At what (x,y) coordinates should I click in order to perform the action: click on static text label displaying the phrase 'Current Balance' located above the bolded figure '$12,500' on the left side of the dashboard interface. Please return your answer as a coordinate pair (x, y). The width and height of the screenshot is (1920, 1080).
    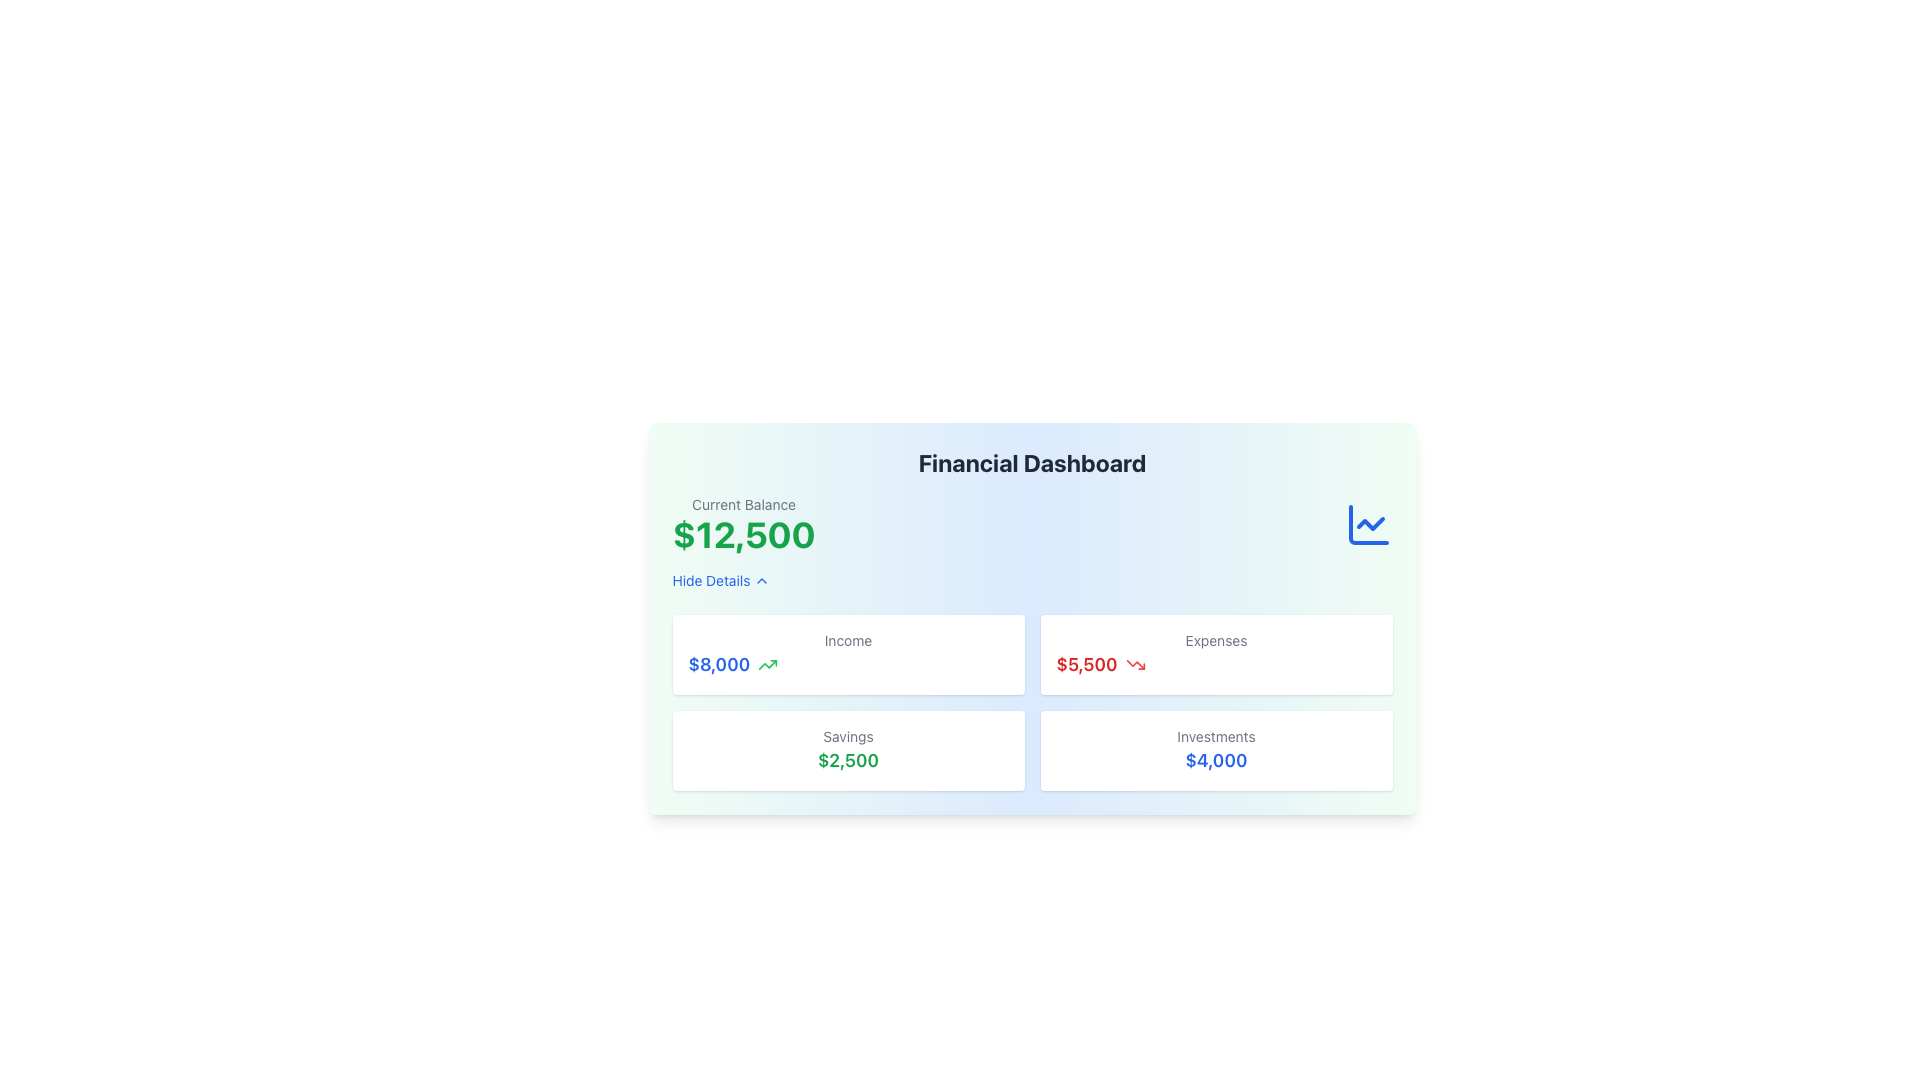
    Looking at the image, I should click on (743, 504).